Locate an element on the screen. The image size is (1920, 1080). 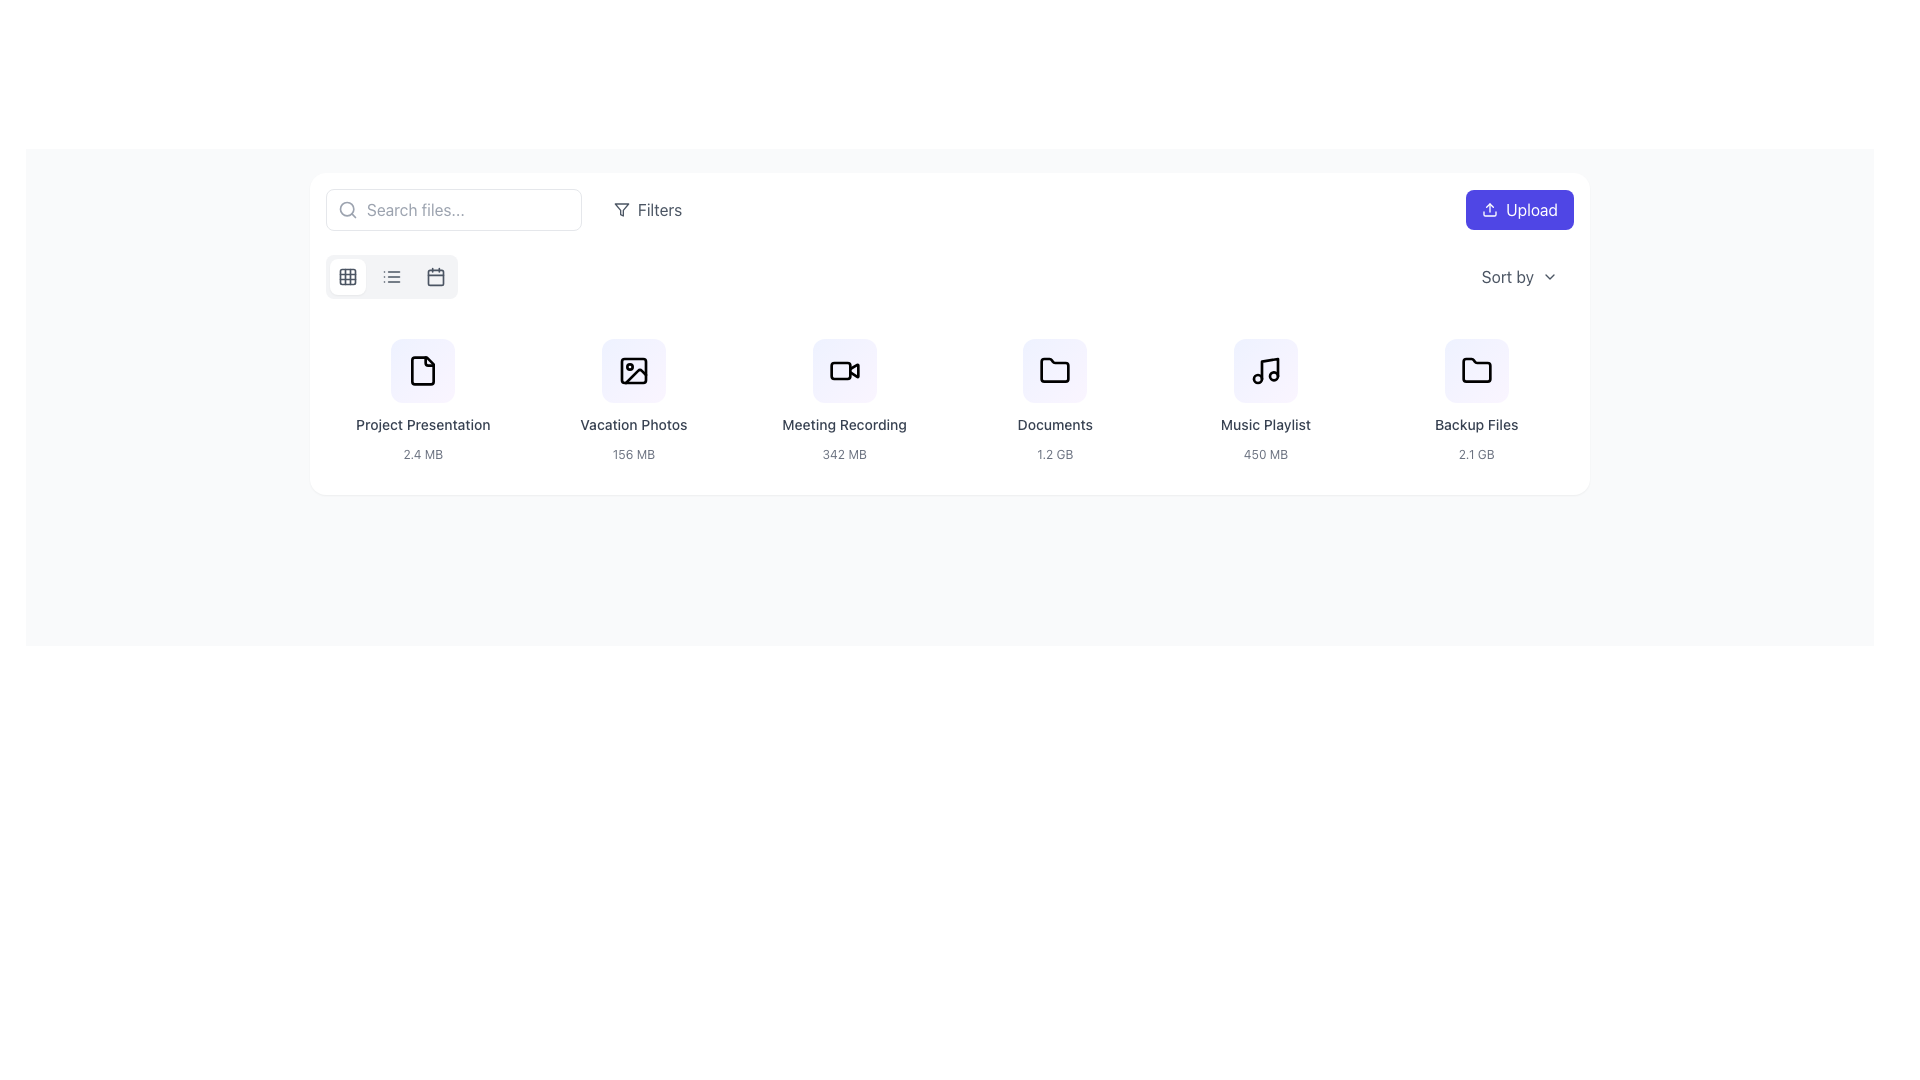
the text label identifying 'Backup Files' which is positioned above the '2.1 GB' text in the sixth vertical card from the left is located at coordinates (1476, 423).